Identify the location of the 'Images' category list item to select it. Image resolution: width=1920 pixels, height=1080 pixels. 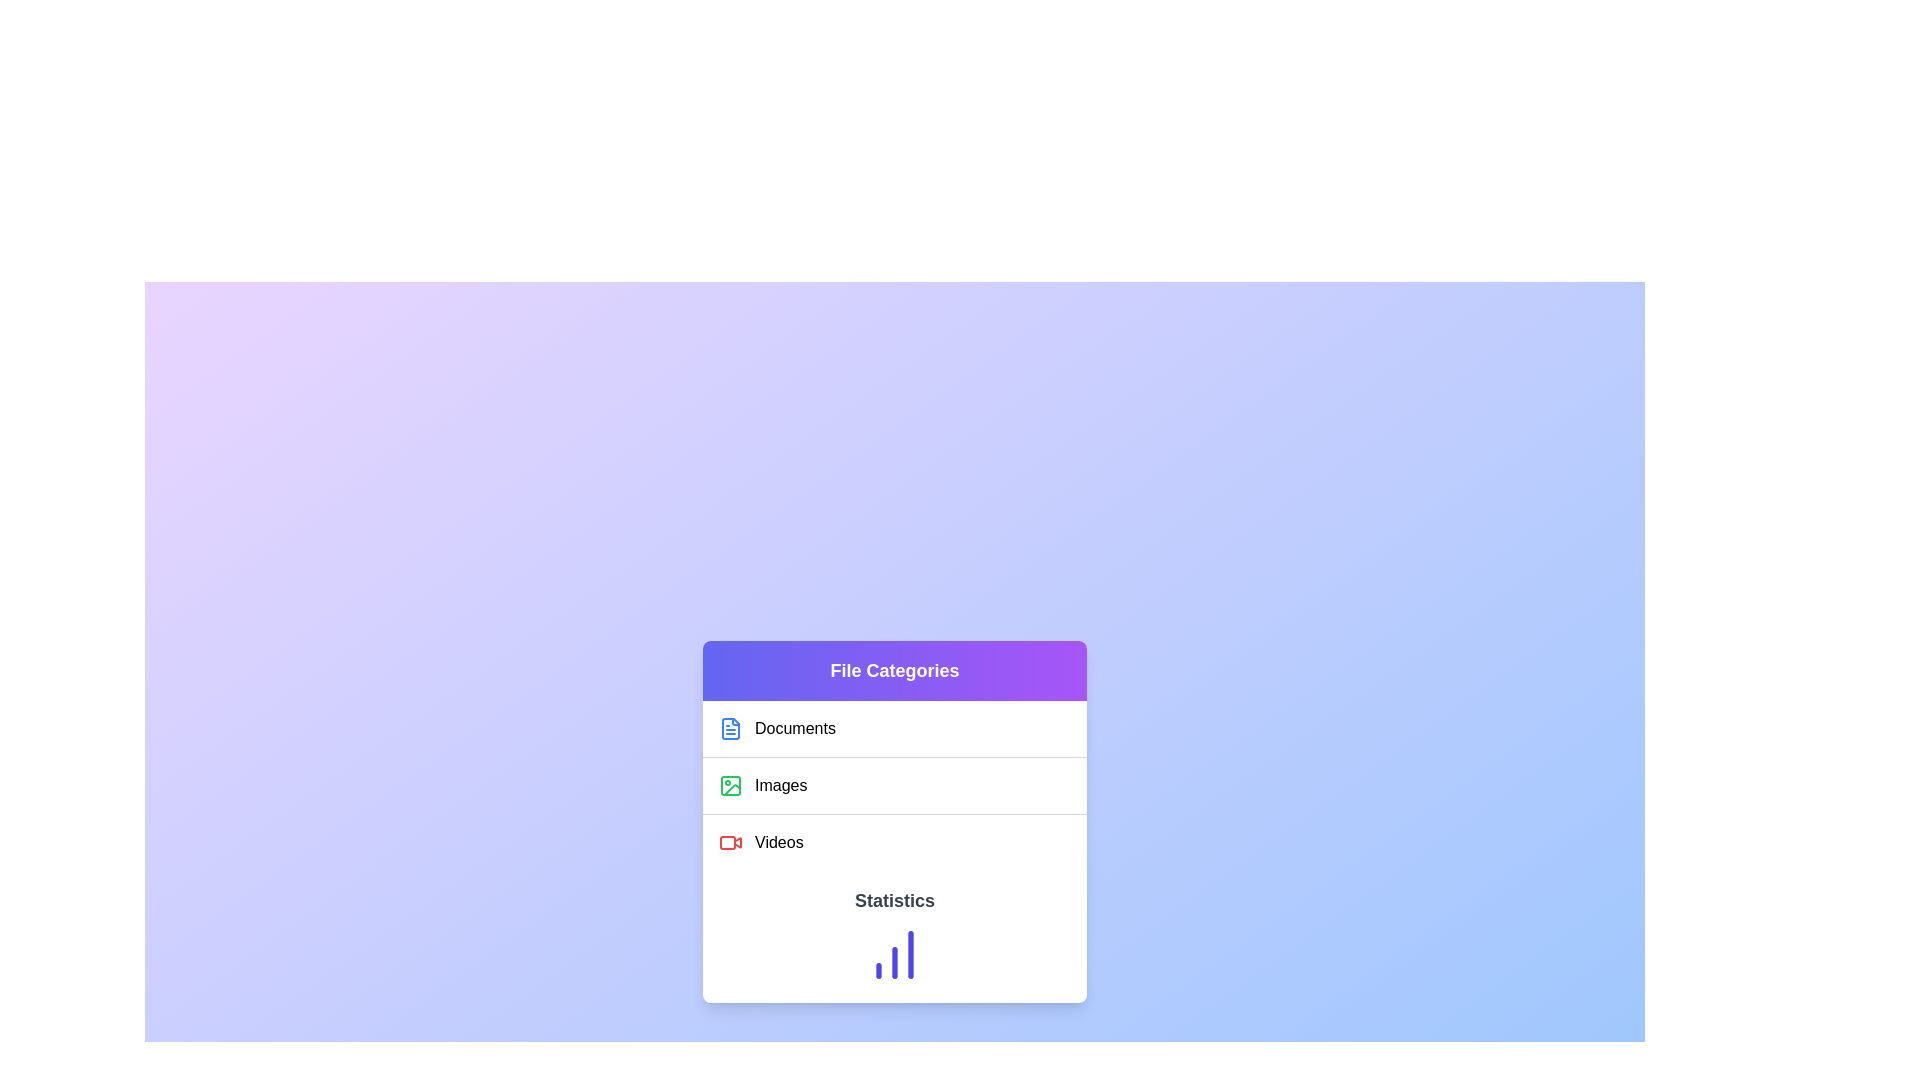
(893, 784).